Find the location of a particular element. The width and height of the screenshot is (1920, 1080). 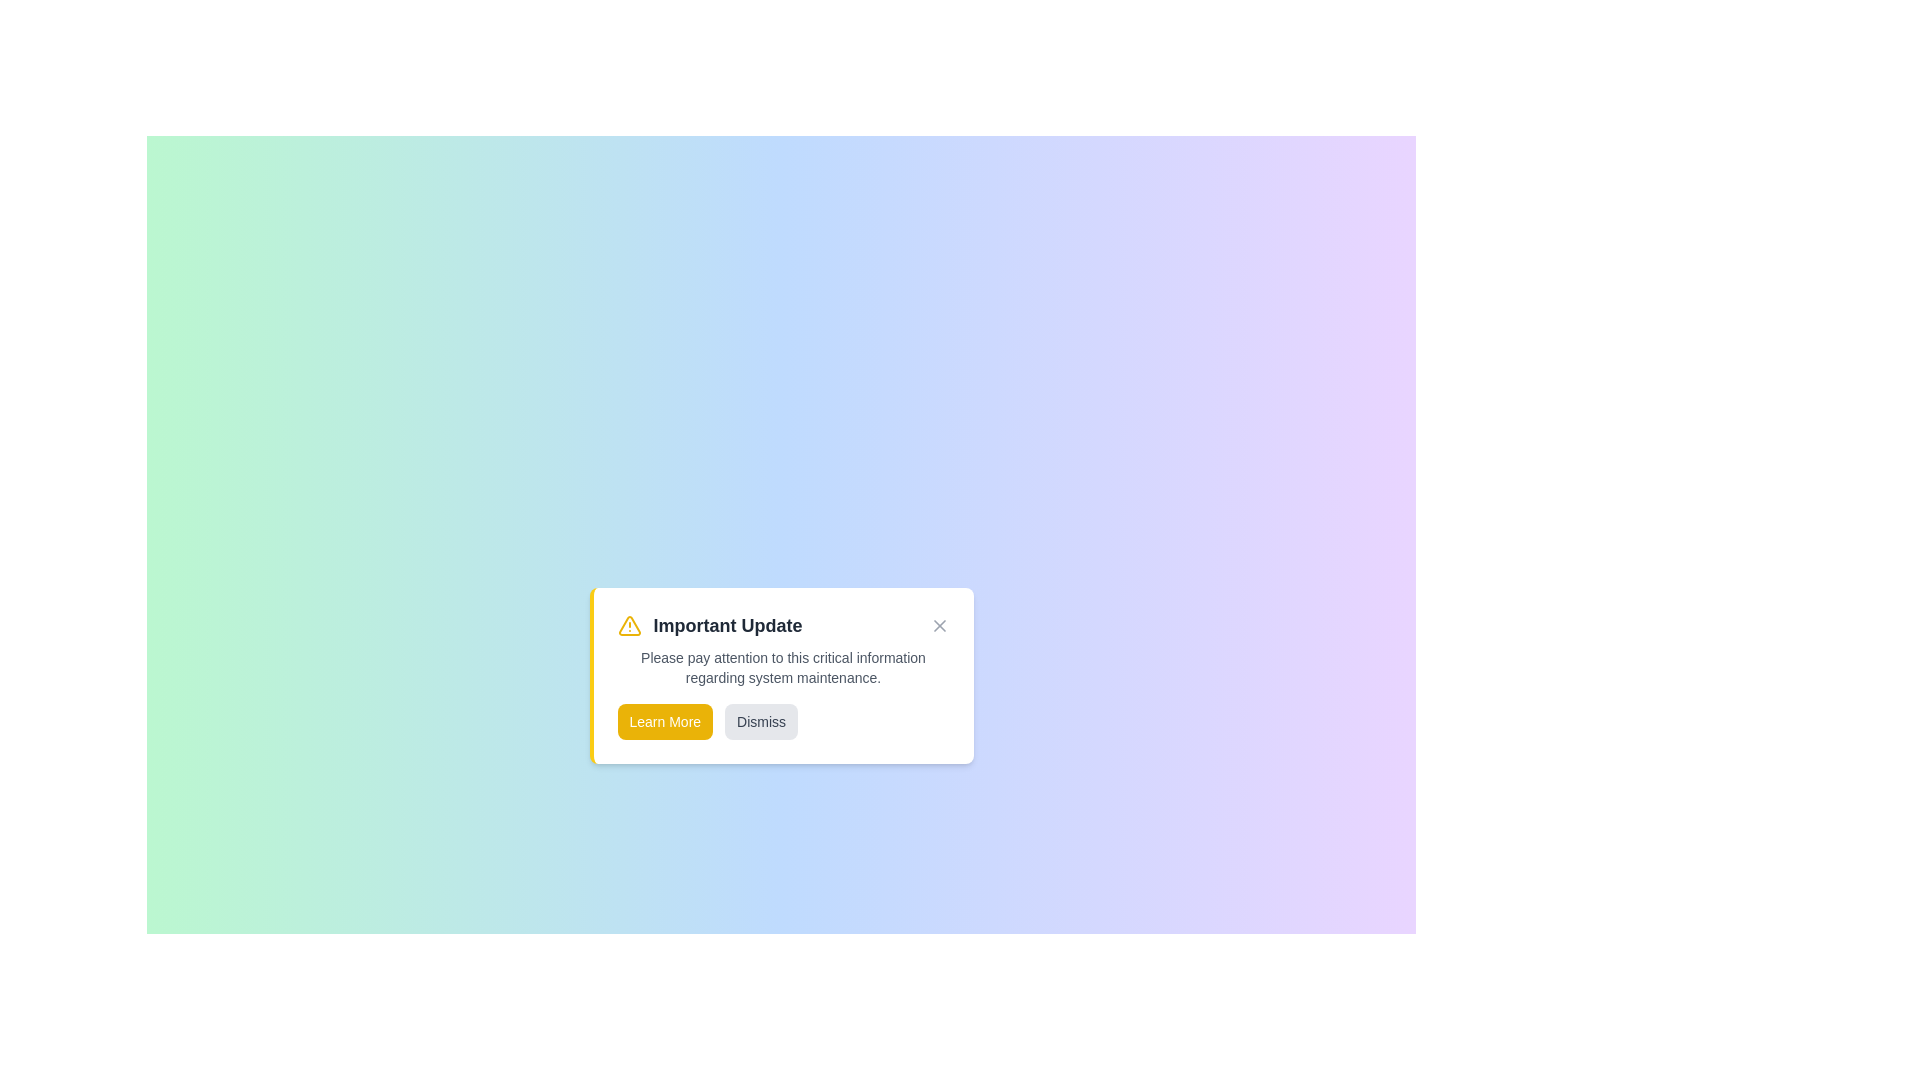

the 'Learn More' button to proceed with the alert details is located at coordinates (665, 721).